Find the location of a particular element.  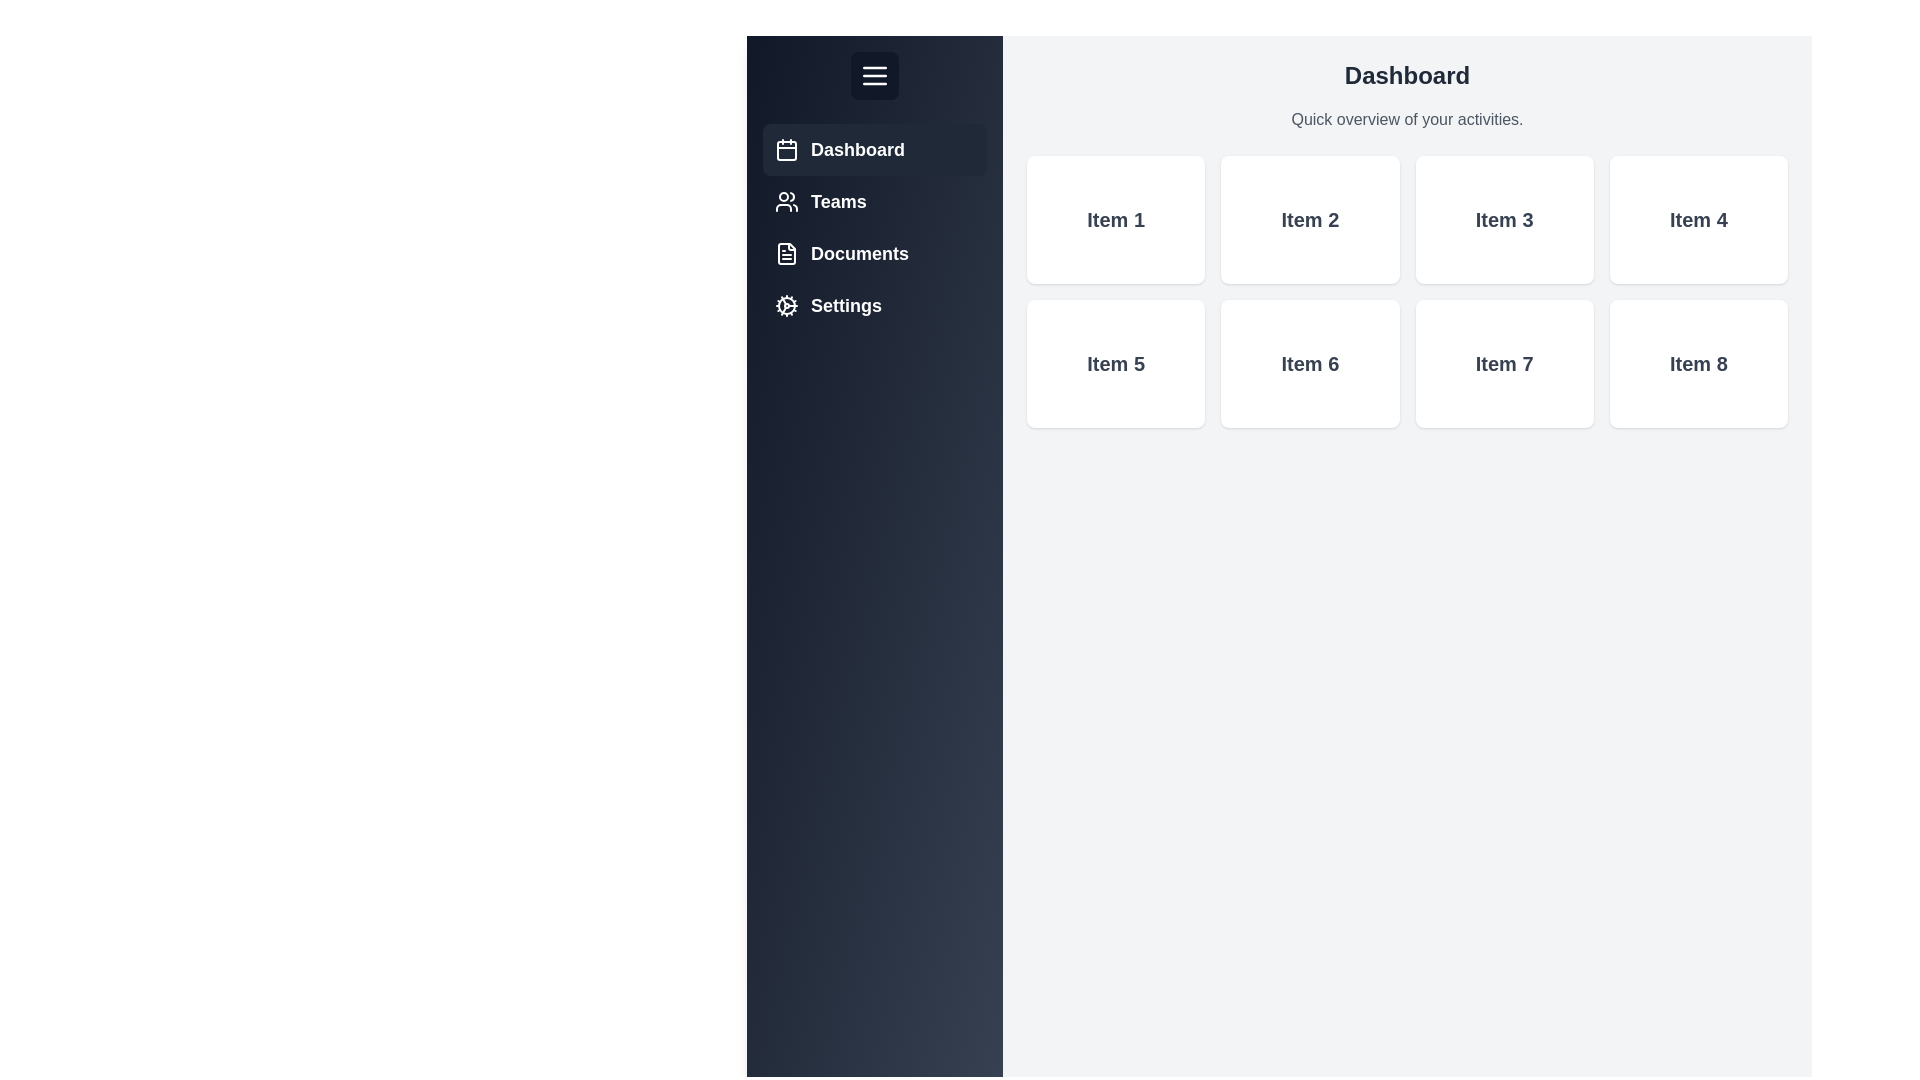

the menu item Dashboard to reveal its additional information or effects is located at coordinates (874, 149).